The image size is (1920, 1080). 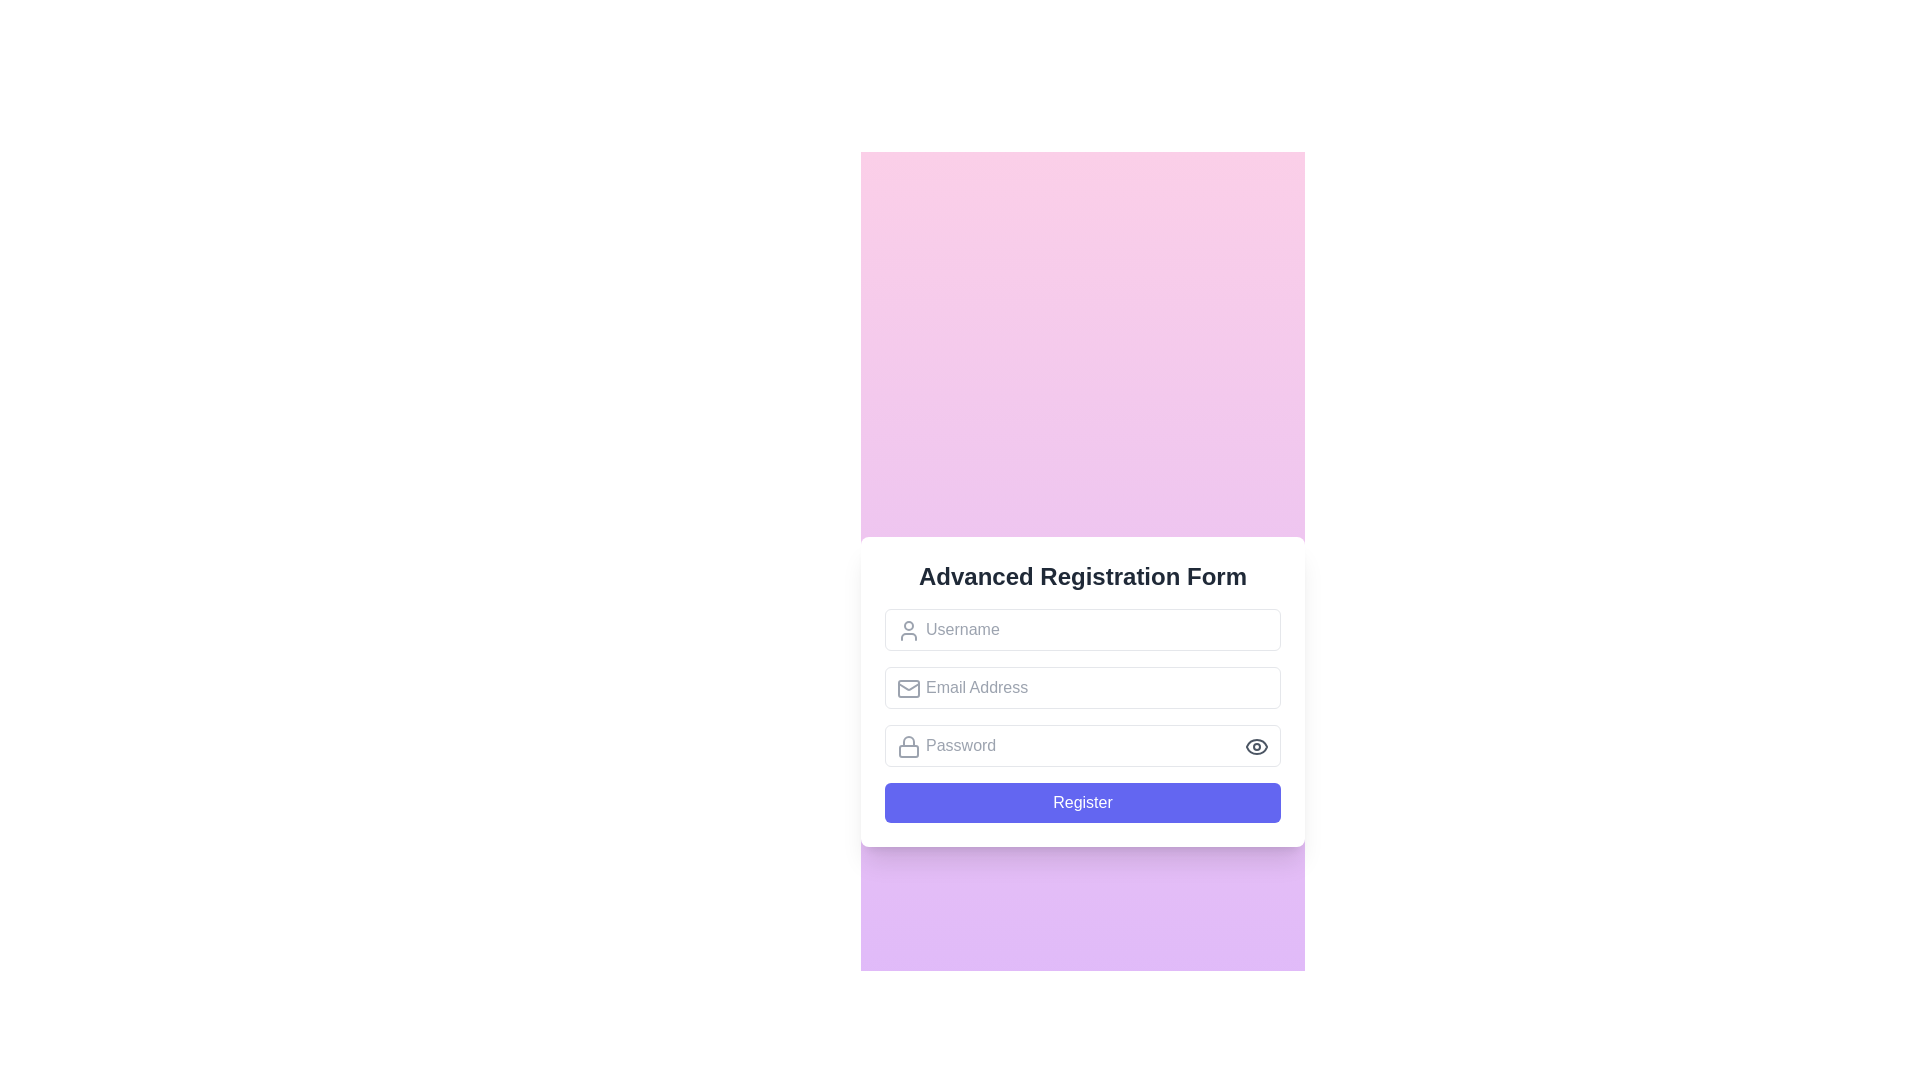 I want to click on the visibility toggle button for the password input field, which is located at the far right of the password text box, so click(x=1256, y=747).